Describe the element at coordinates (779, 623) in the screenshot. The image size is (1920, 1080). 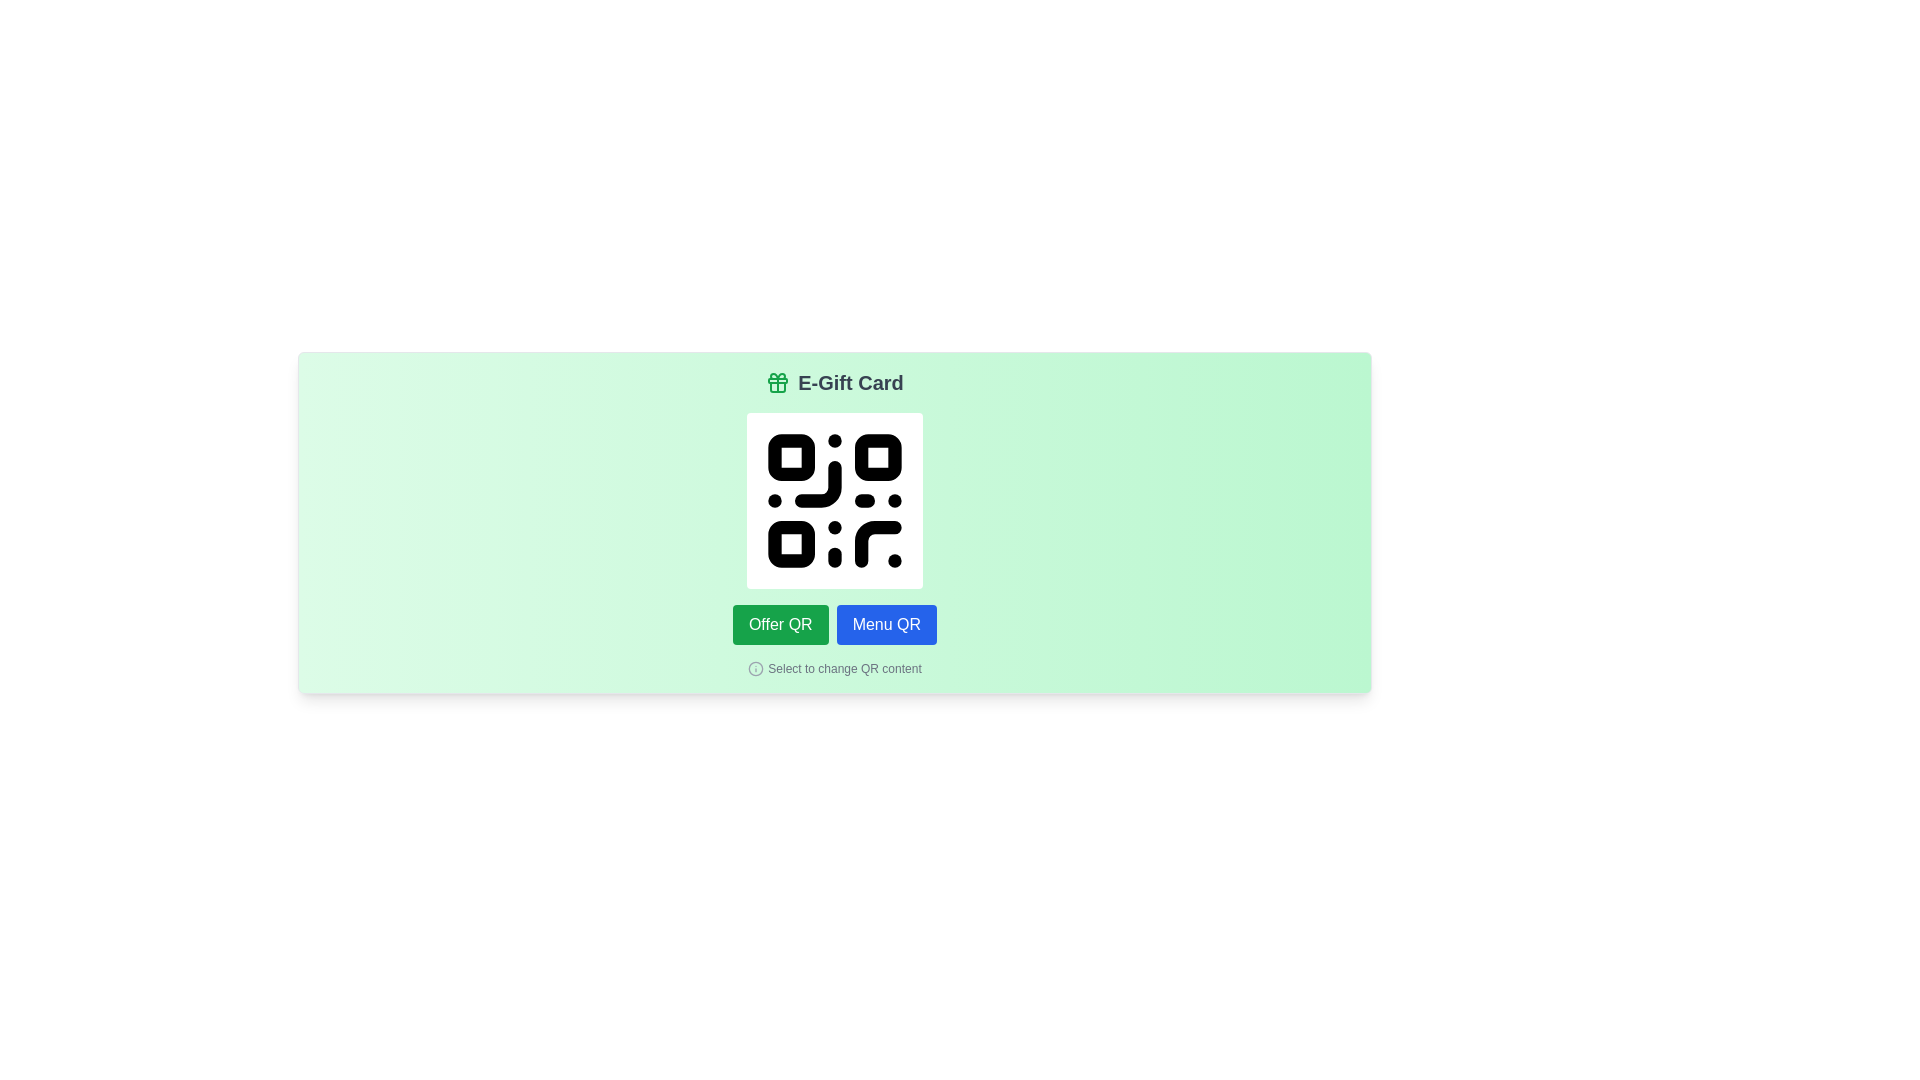
I see `the 'Offer QR' button, which is a rectangular button with white text on a green background` at that location.